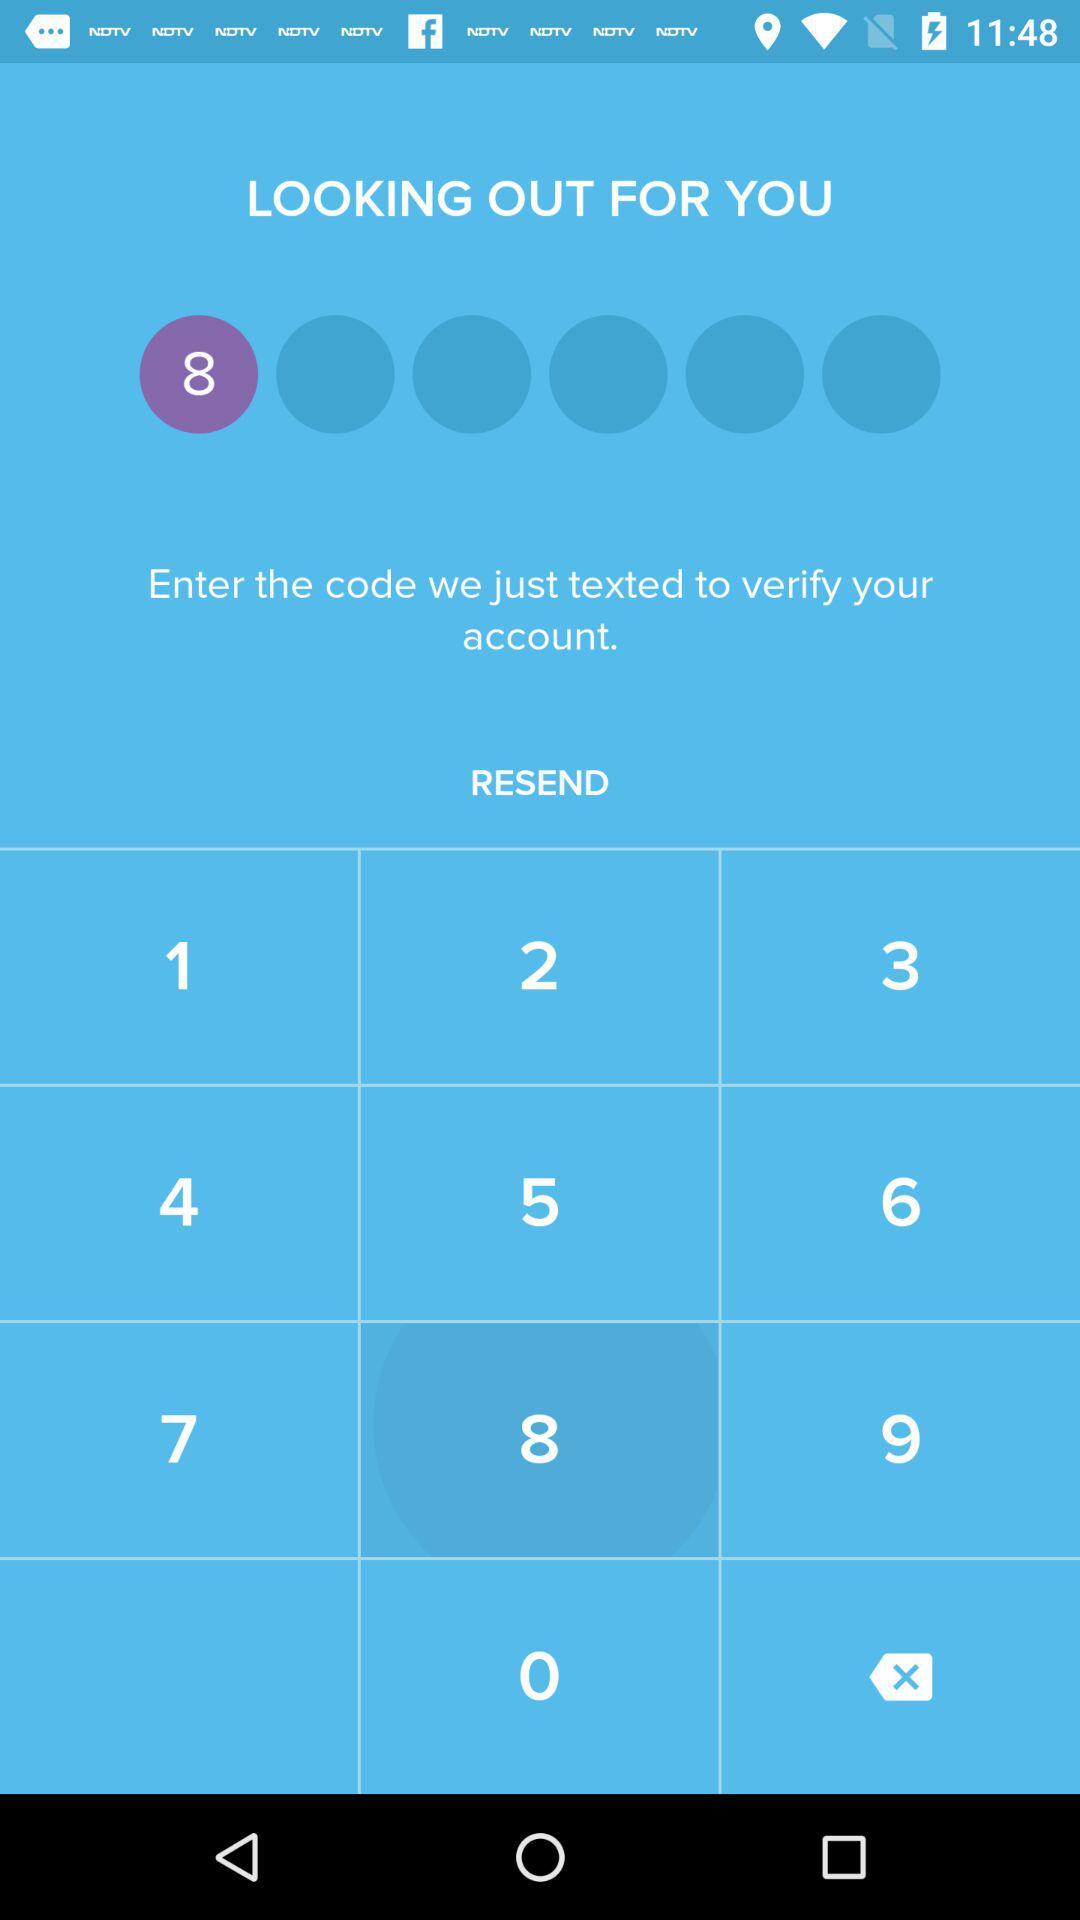 The width and height of the screenshot is (1080, 1920). I want to click on the resend icon, so click(540, 782).